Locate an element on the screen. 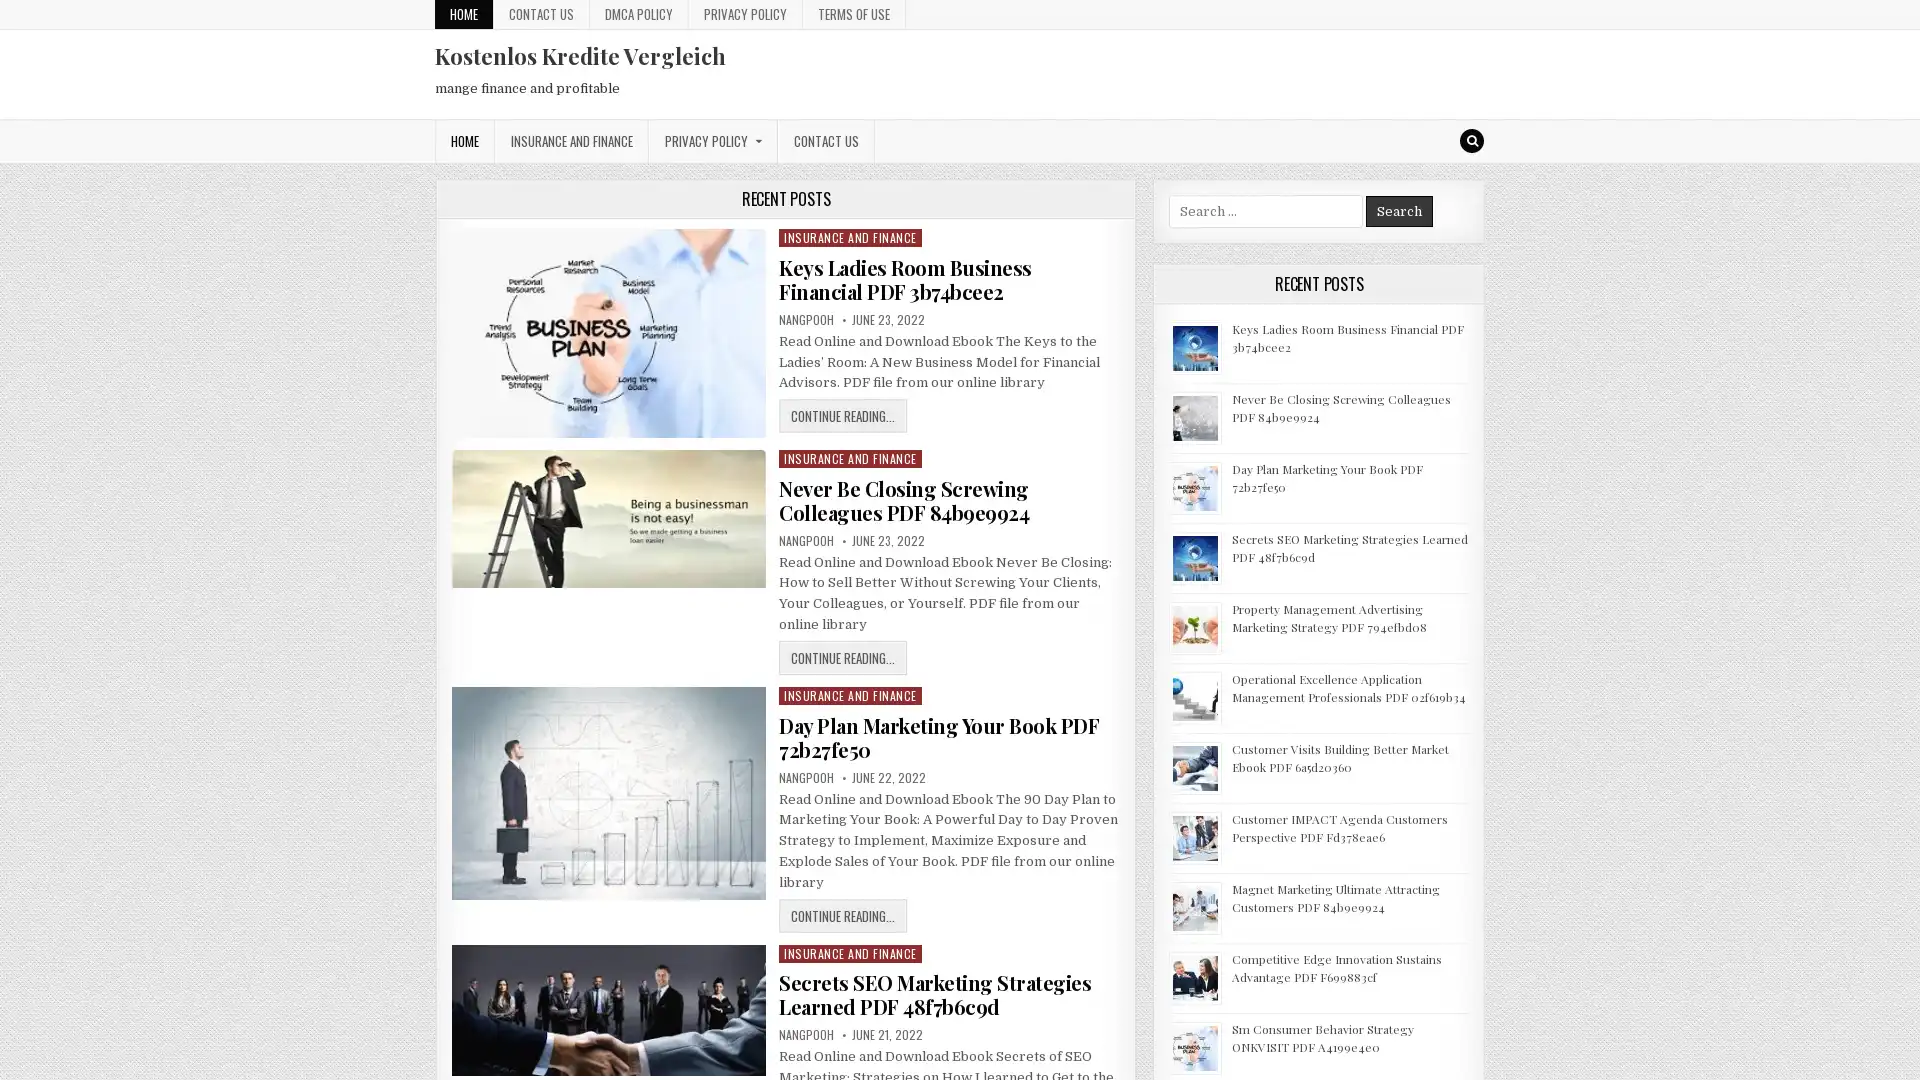 This screenshot has width=1920, height=1080. Search is located at coordinates (1398, 211).